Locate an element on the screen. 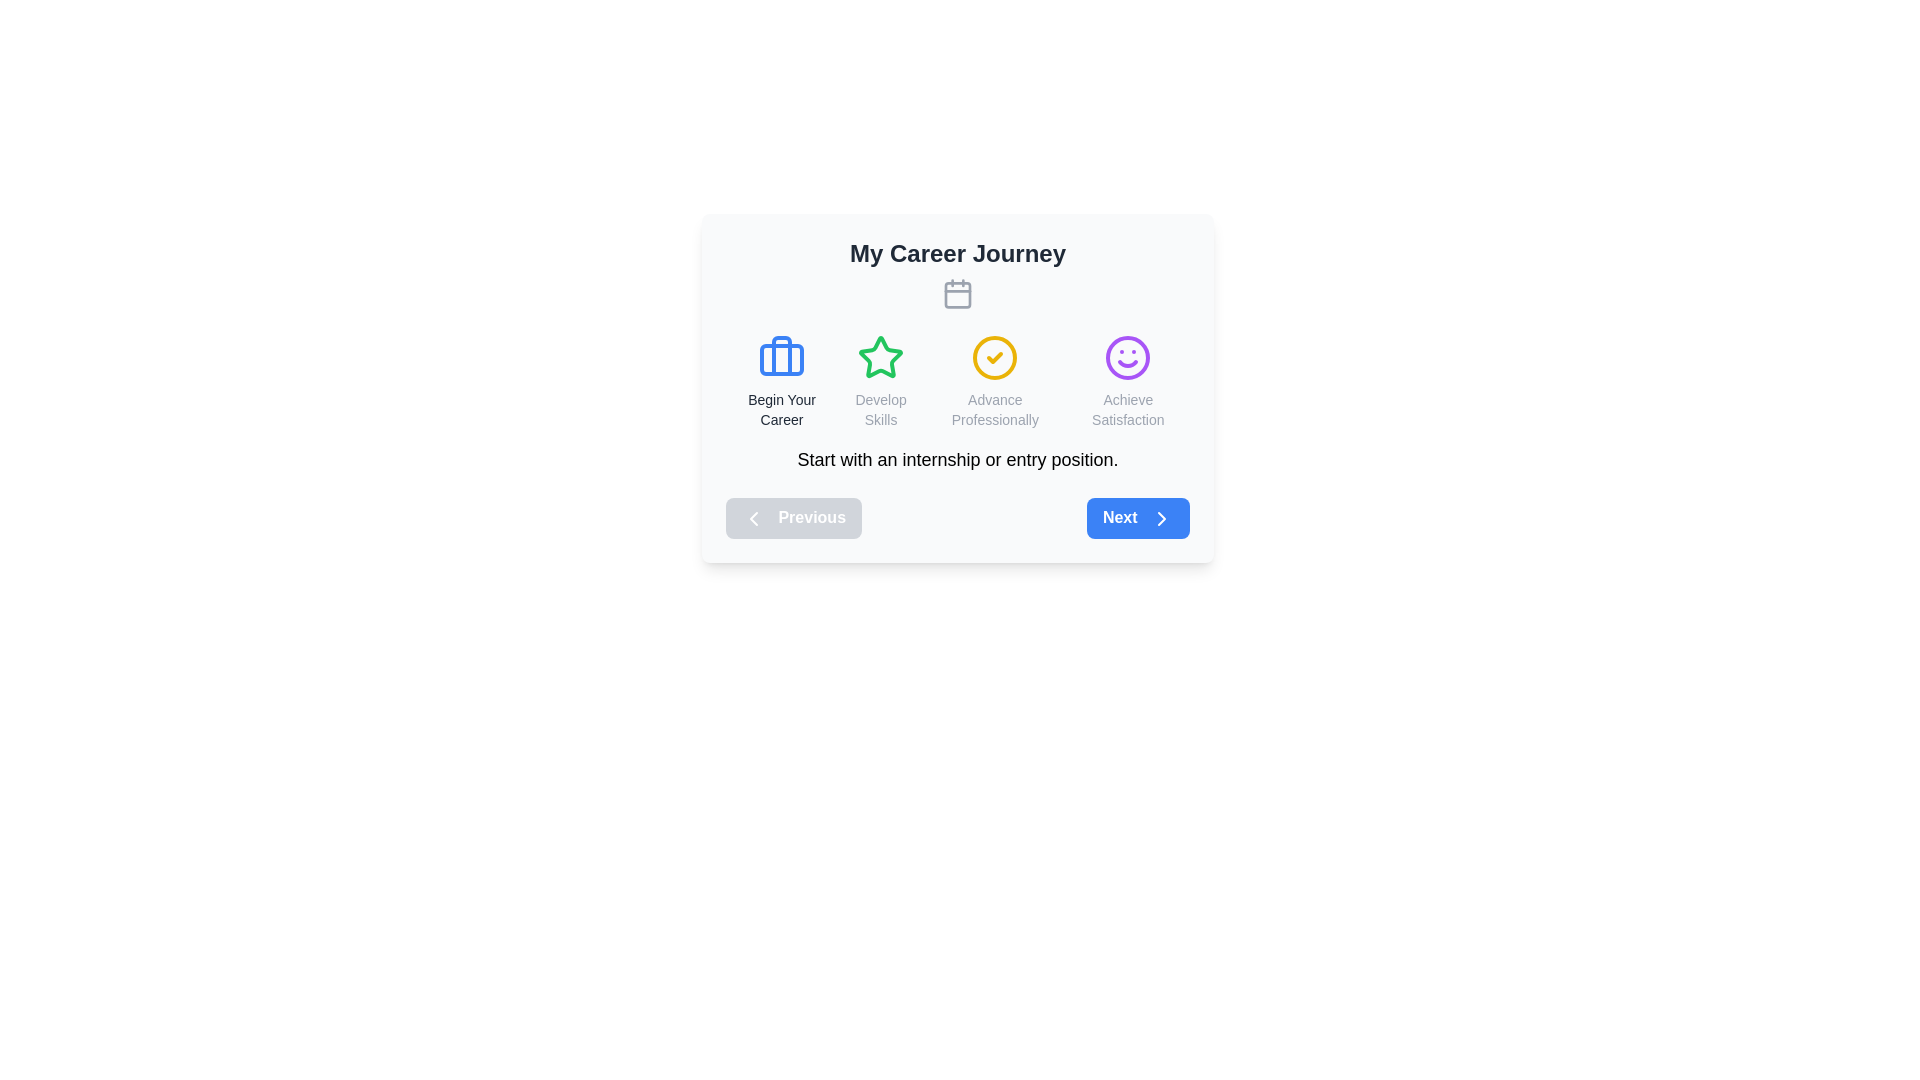  the 'Previous' button, which has a light gray background, white text, and a left-pointing chevron icon is located at coordinates (793, 517).